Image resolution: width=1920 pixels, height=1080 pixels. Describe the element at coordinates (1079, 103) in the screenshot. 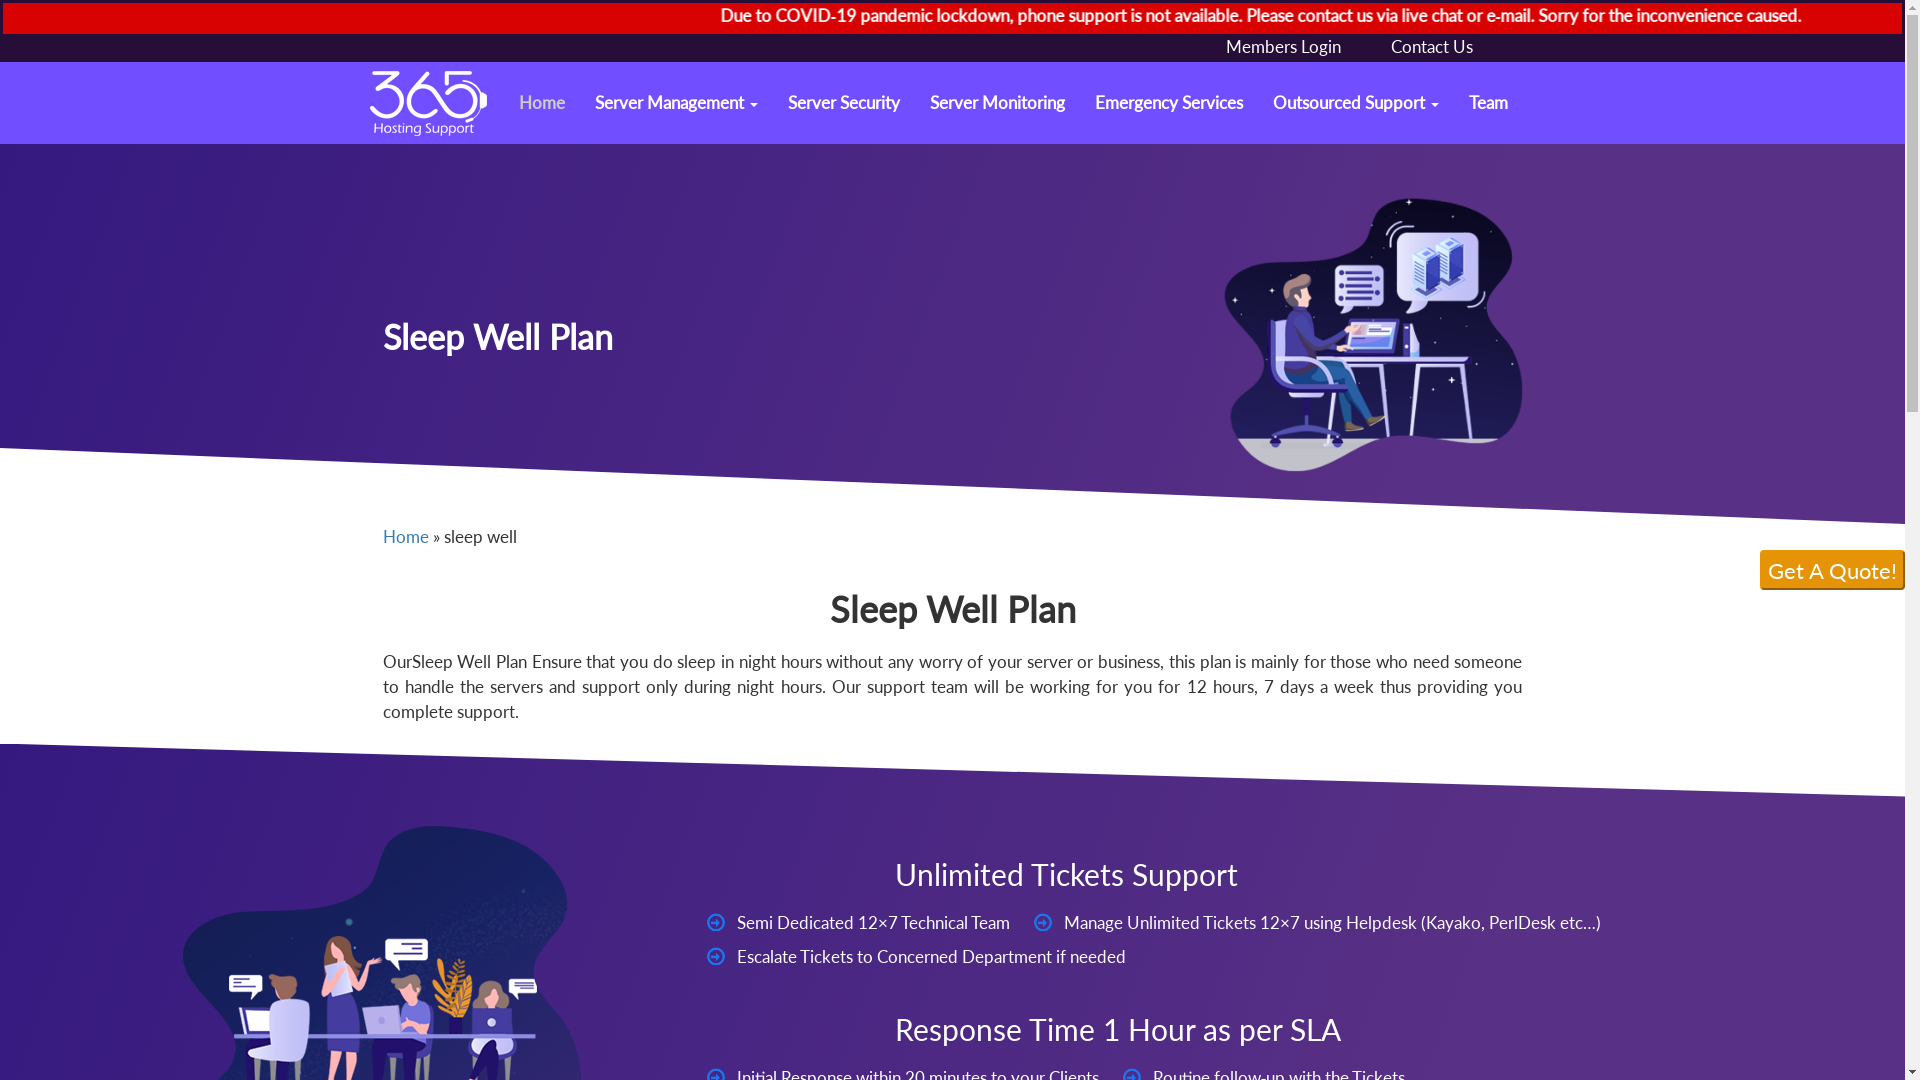

I see `'Emergency Services'` at that location.